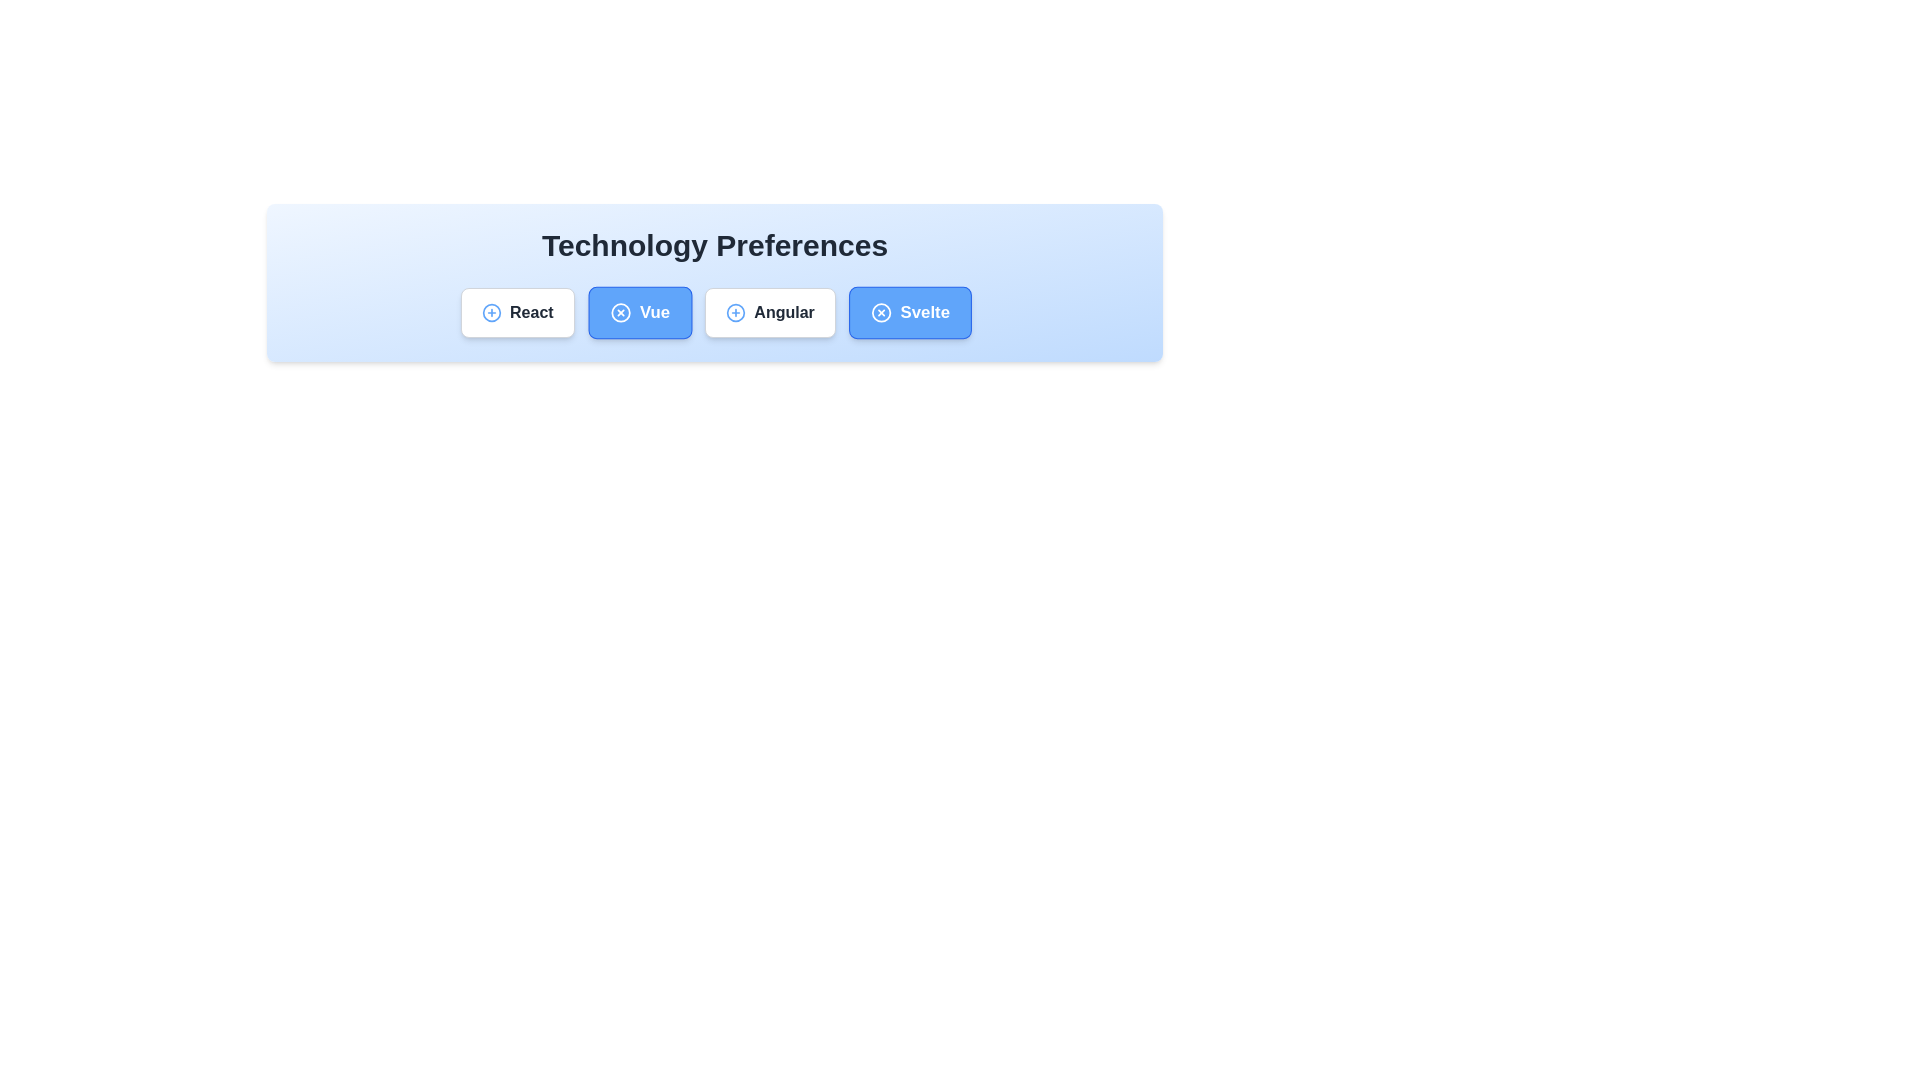 Image resolution: width=1920 pixels, height=1080 pixels. I want to click on the chip labeled Vue to observe its hover effect, so click(637, 312).